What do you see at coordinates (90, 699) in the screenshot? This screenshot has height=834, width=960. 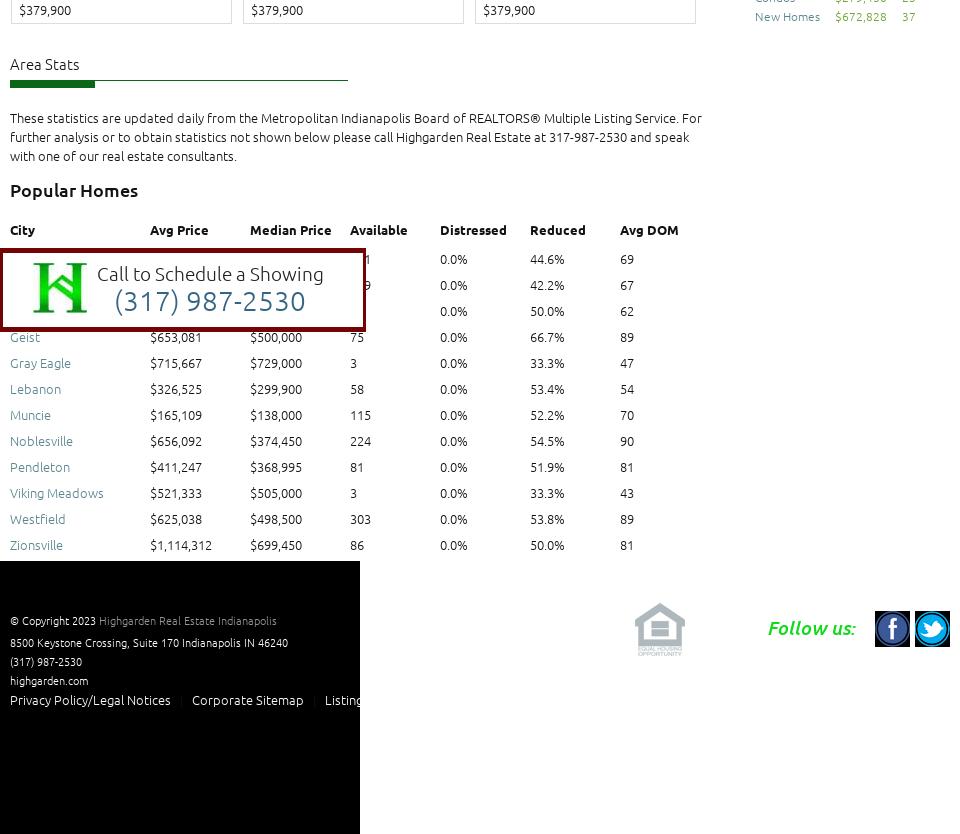 I see `'Privacy Policy/Legal Notices'` at bounding box center [90, 699].